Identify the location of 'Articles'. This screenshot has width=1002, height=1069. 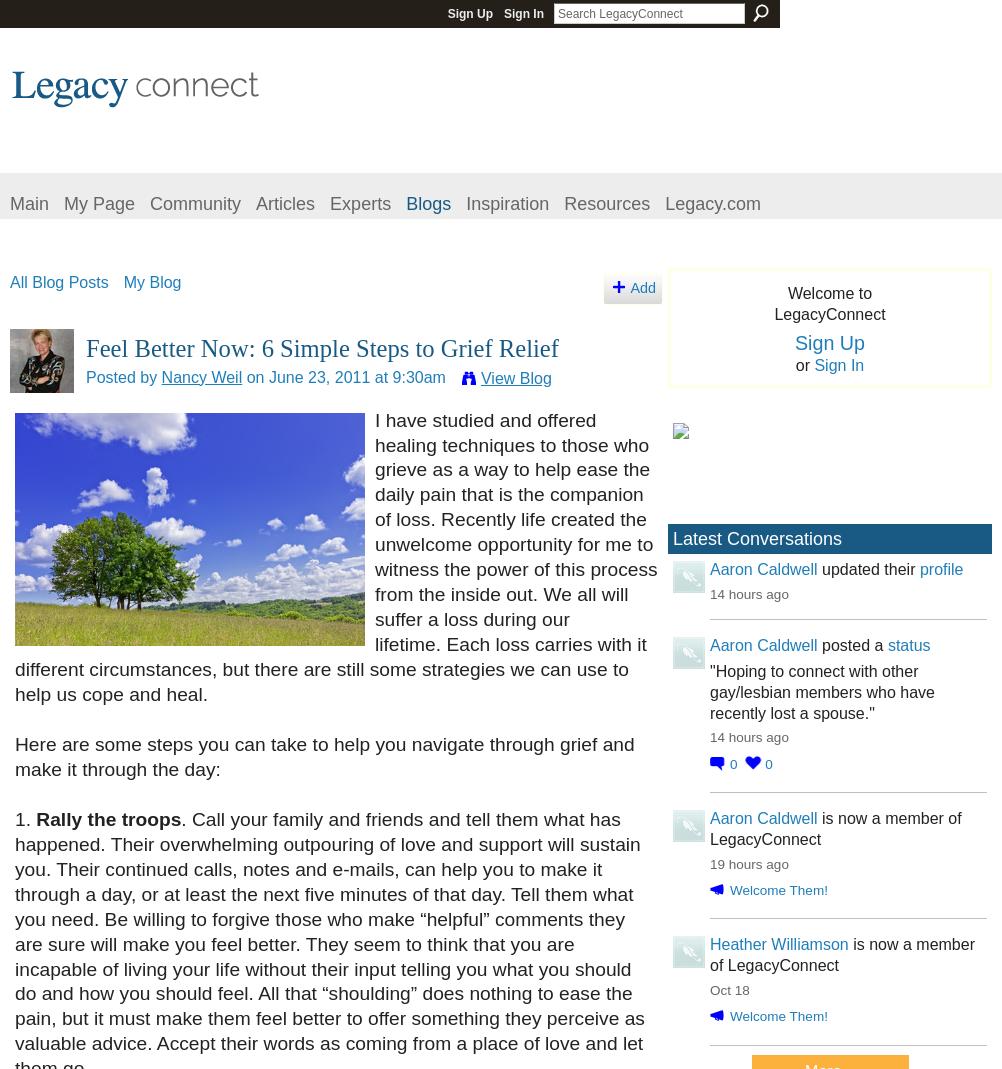
(255, 203).